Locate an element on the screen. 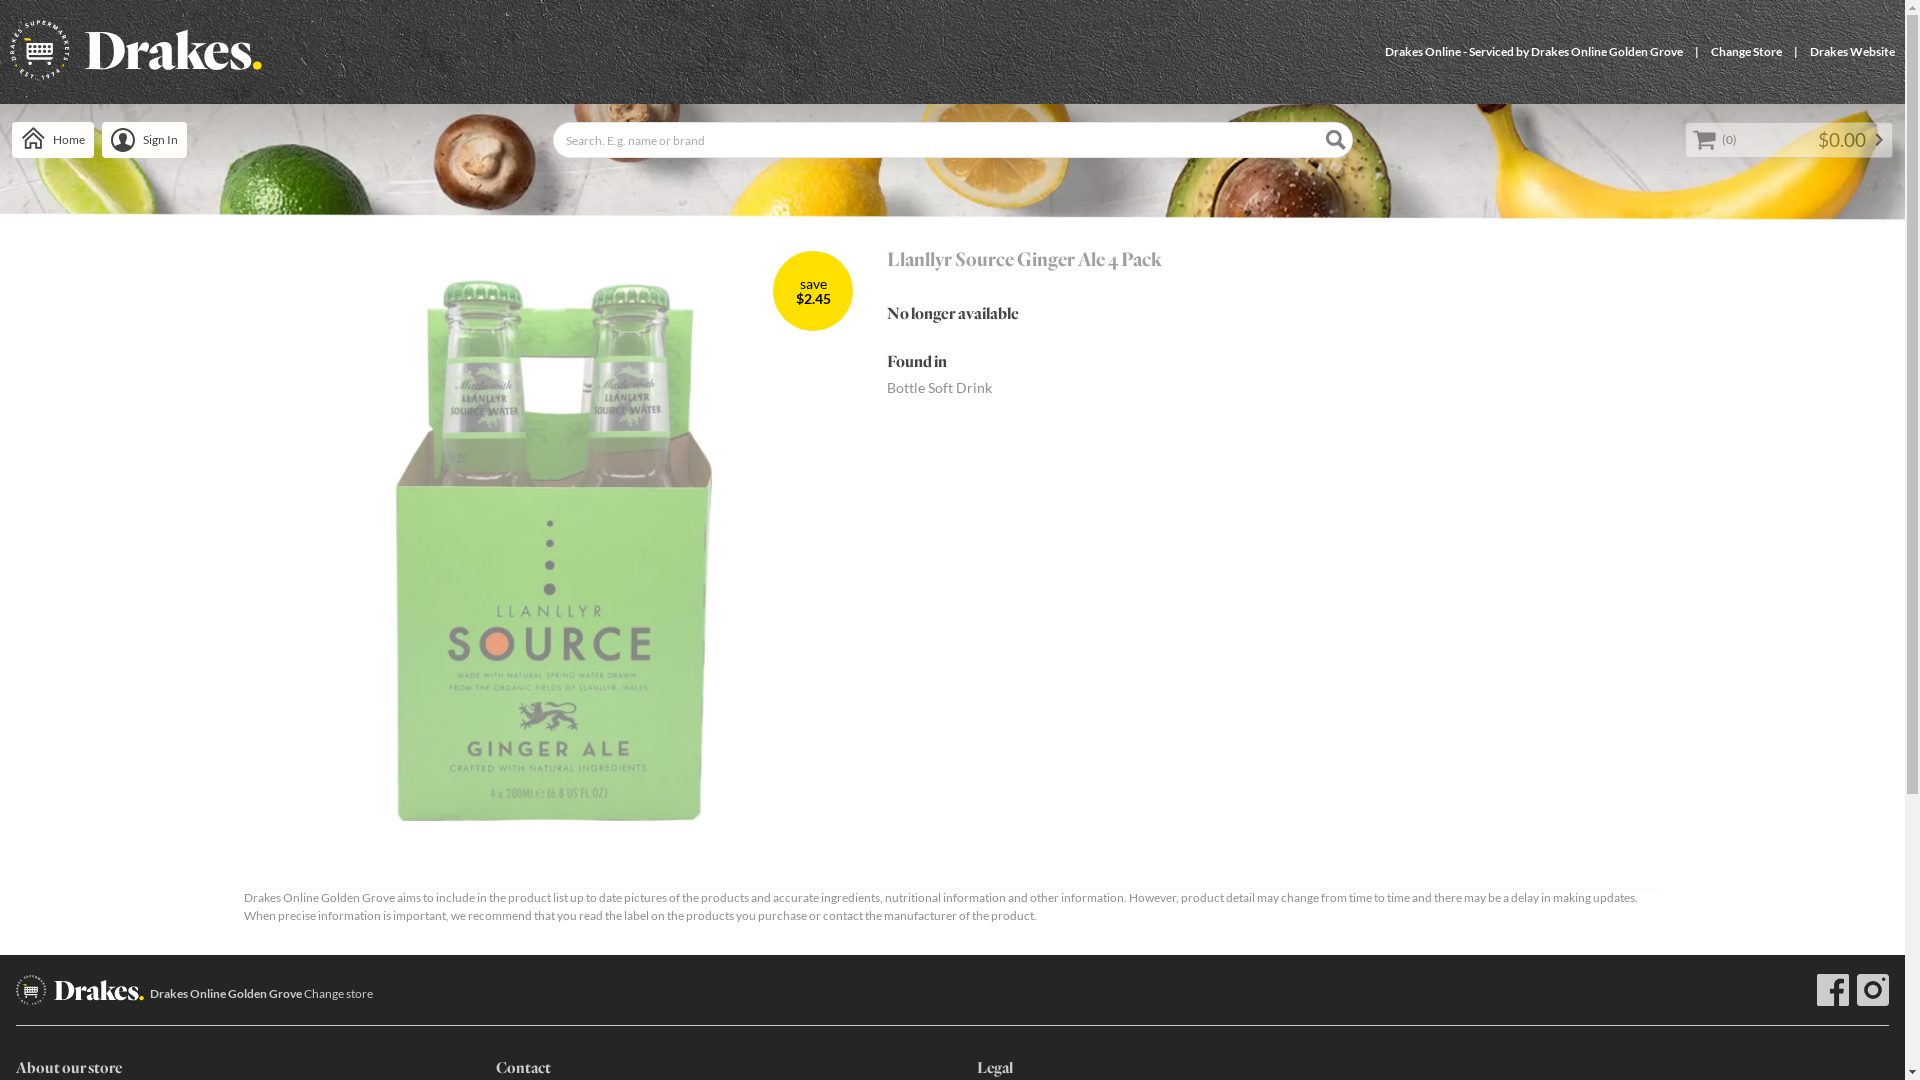  'Sign In' is located at coordinates (143, 138).